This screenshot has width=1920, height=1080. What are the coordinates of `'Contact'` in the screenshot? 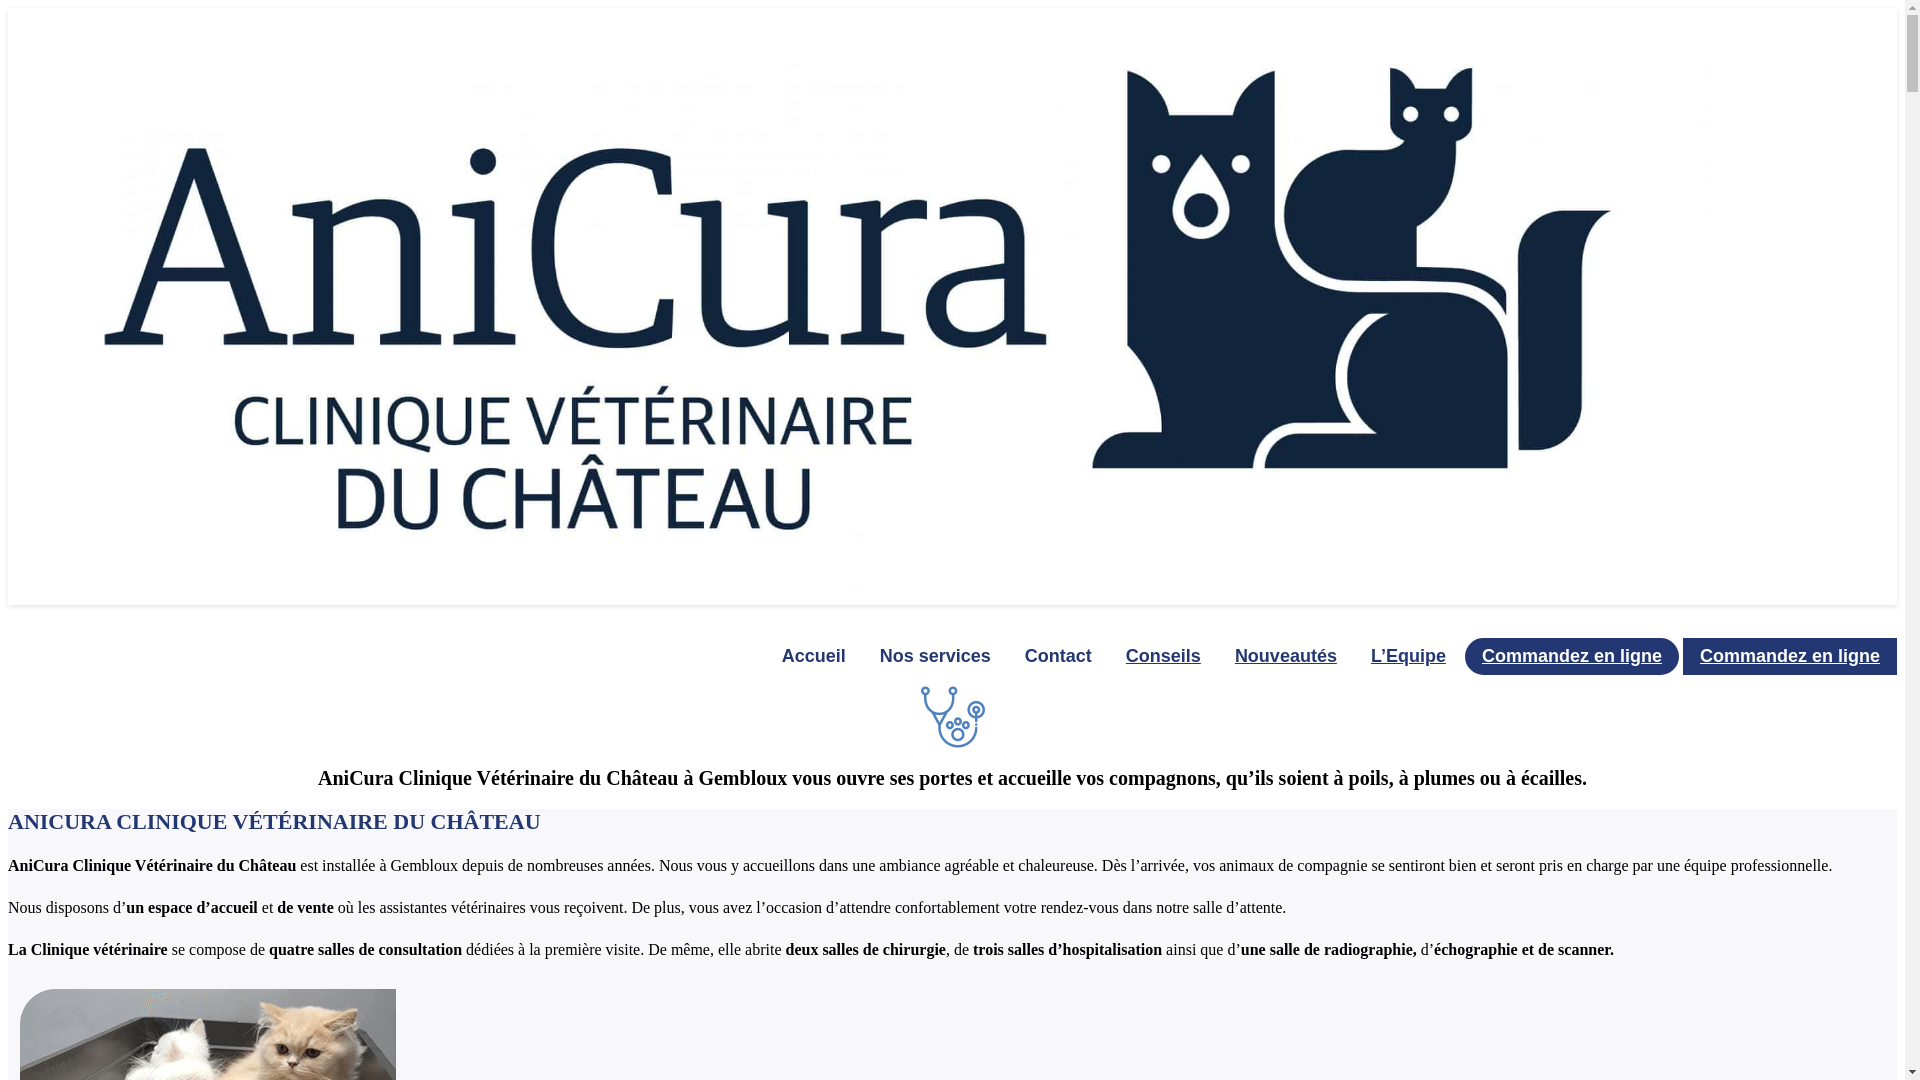 It's located at (1057, 656).